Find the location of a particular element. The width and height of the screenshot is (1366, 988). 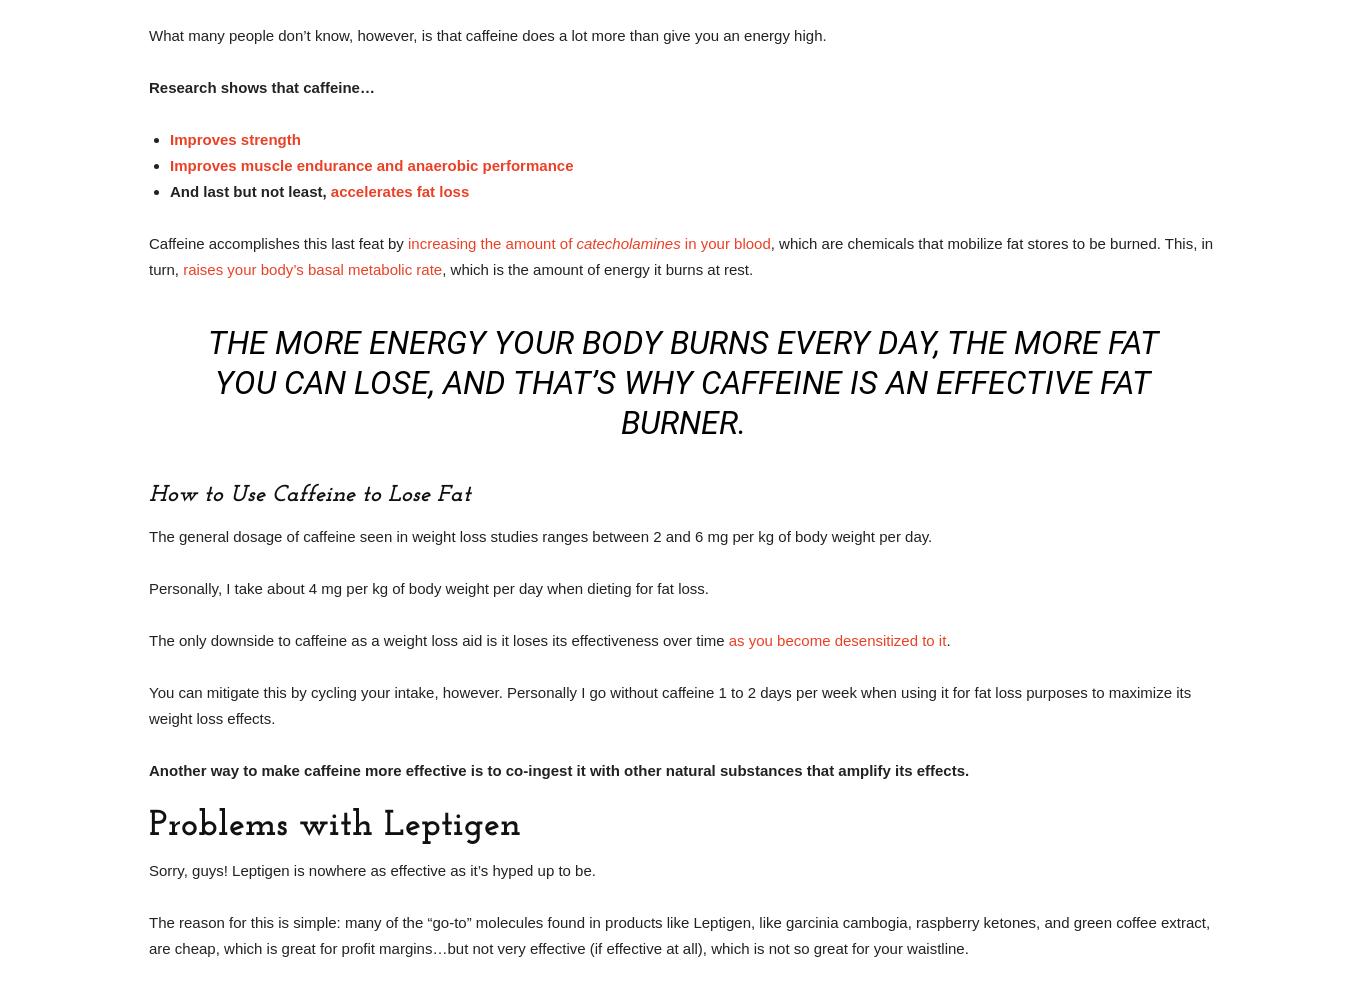

'raises your body’s basal metabolic rate' is located at coordinates (312, 268).